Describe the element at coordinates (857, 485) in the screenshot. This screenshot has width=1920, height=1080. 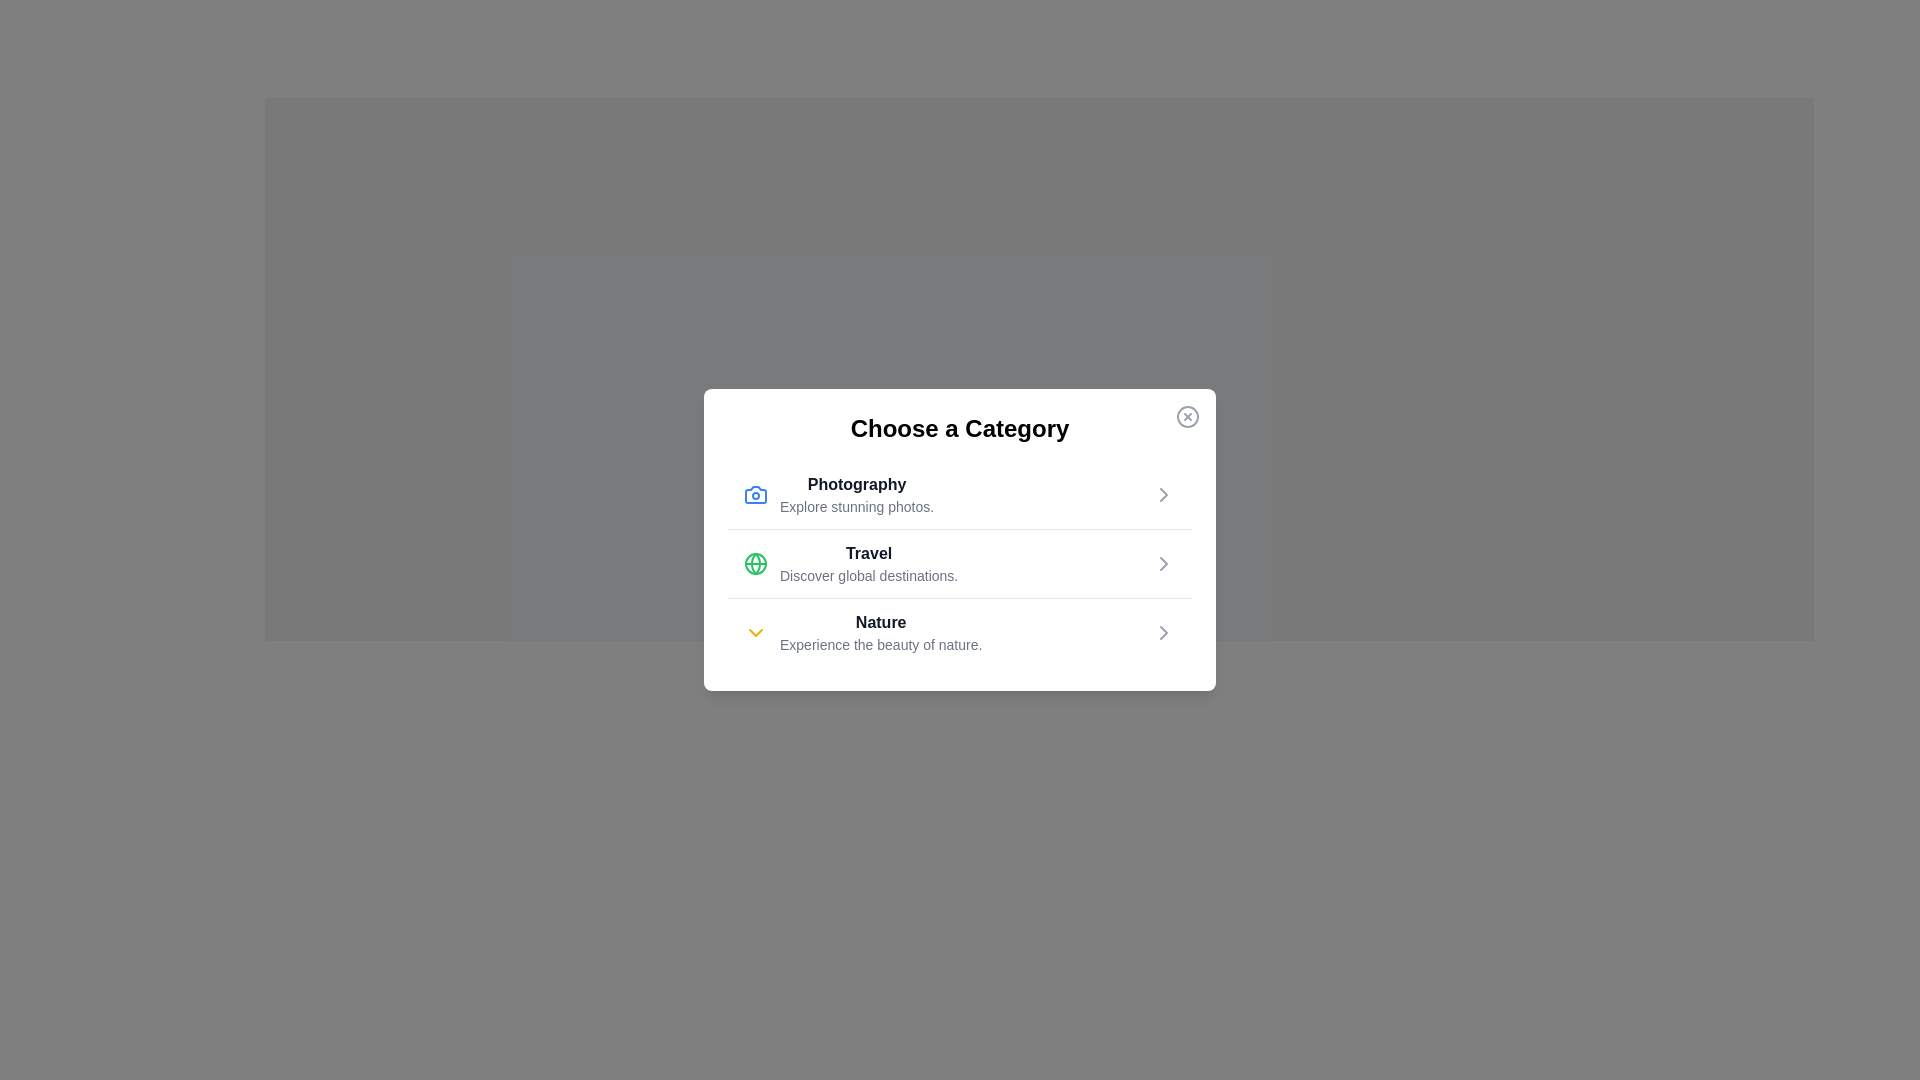
I see `the 'Photography' text label` at that location.